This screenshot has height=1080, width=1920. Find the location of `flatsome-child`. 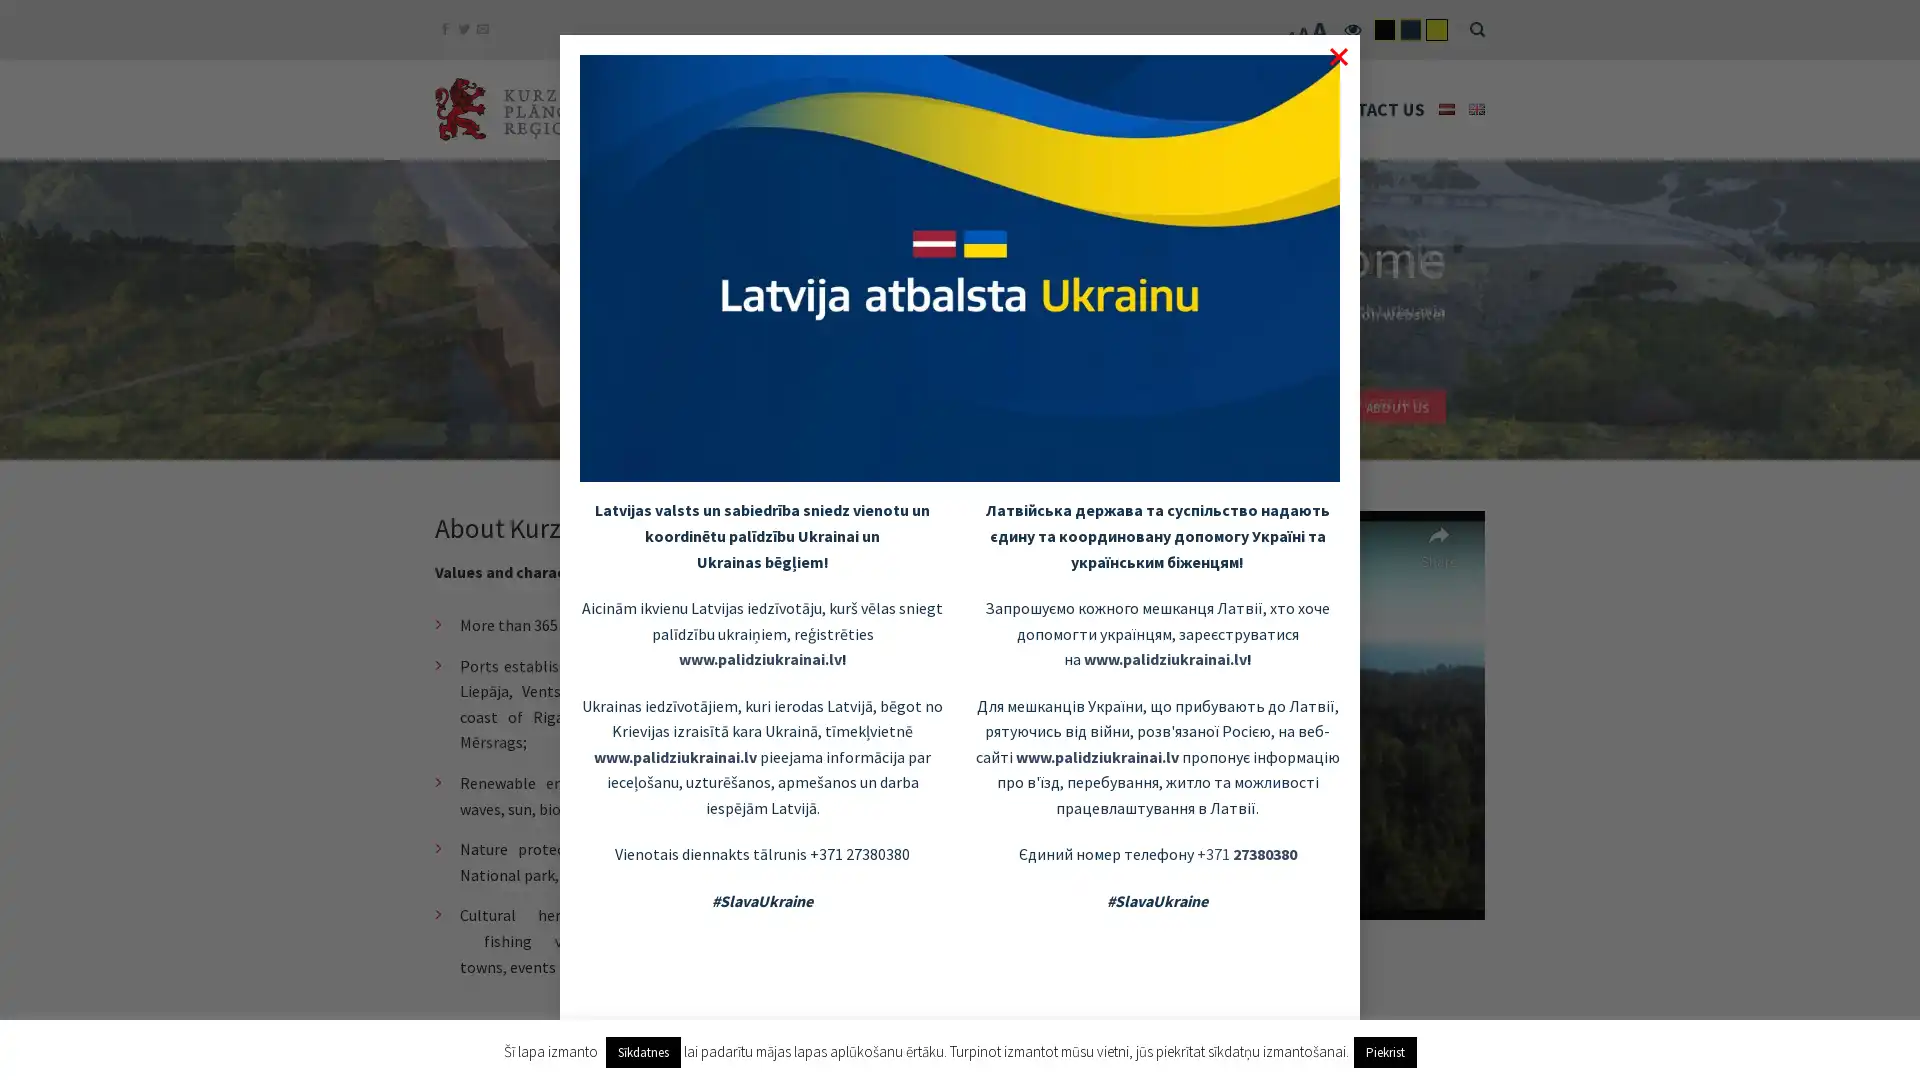

flatsome-child is located at coordinates (1410, 29).